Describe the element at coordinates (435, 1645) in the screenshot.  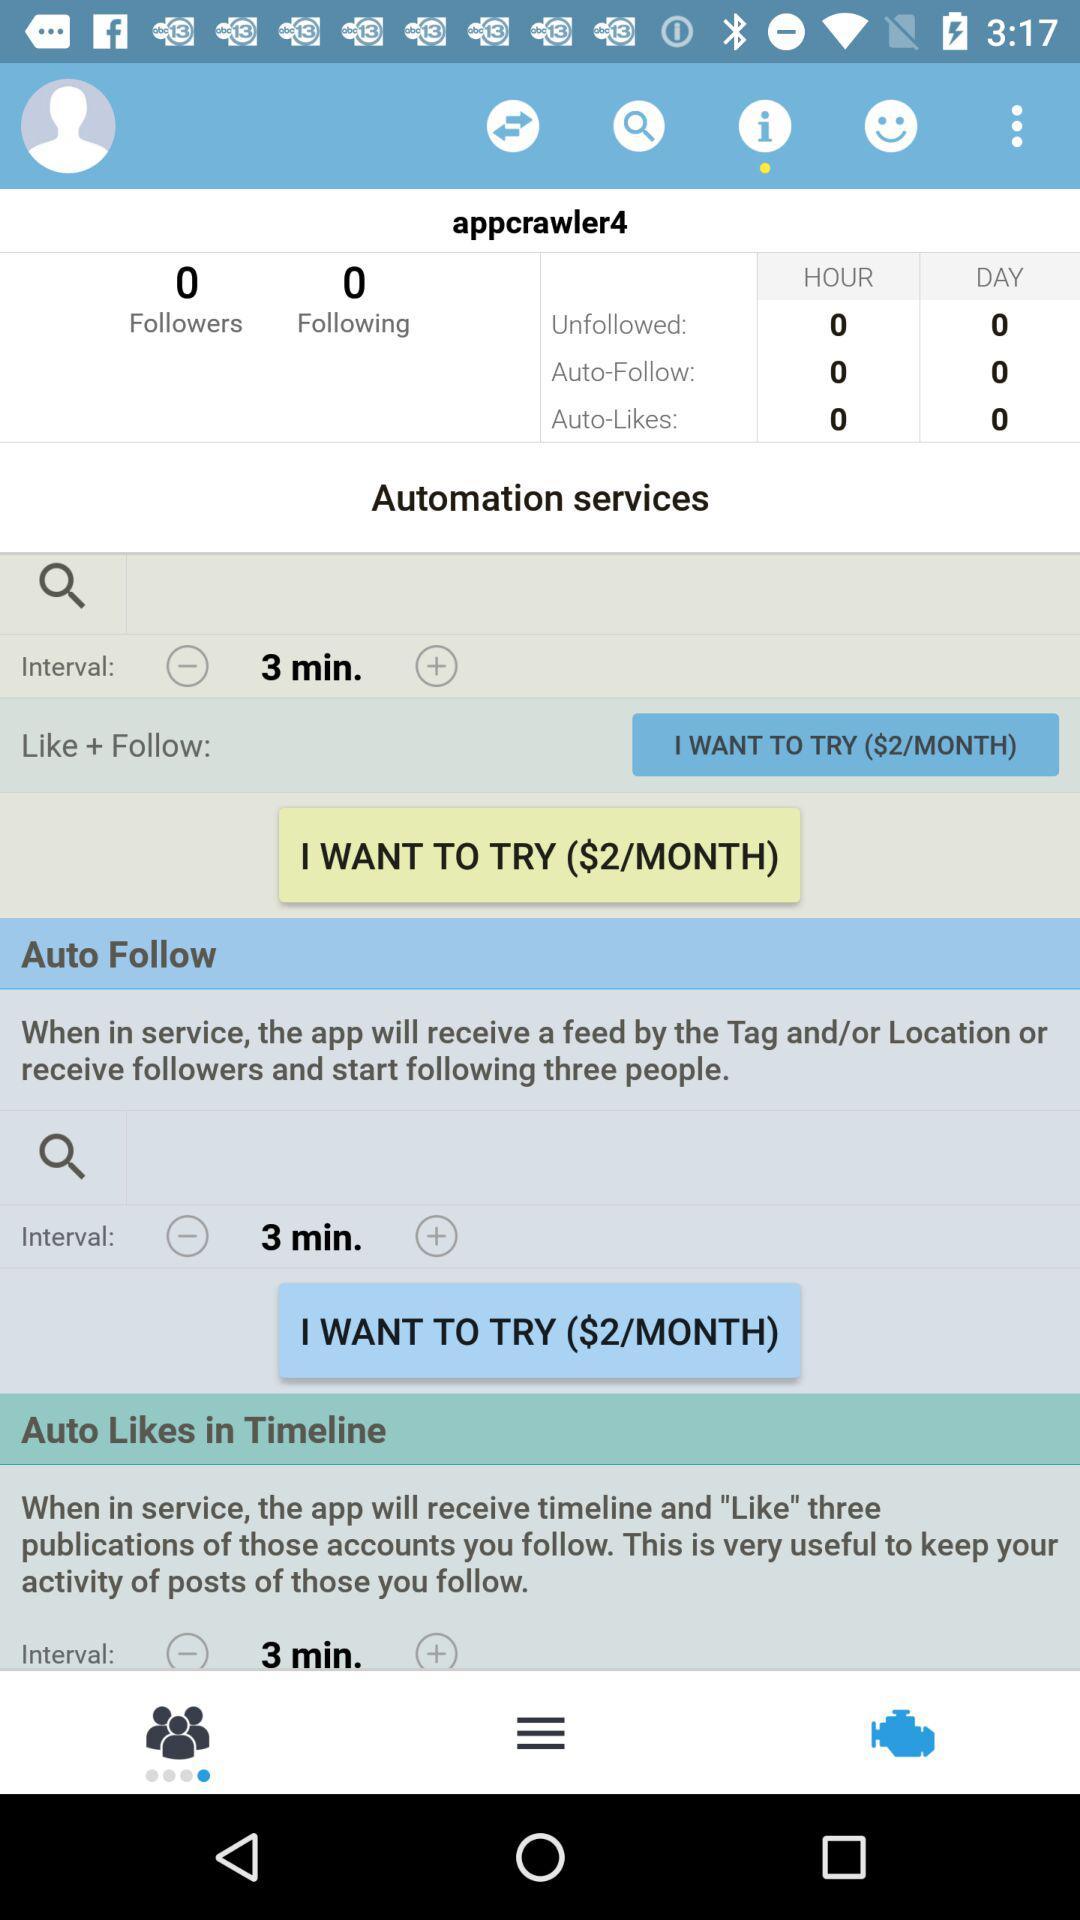
I see `increases time interval` at that location.